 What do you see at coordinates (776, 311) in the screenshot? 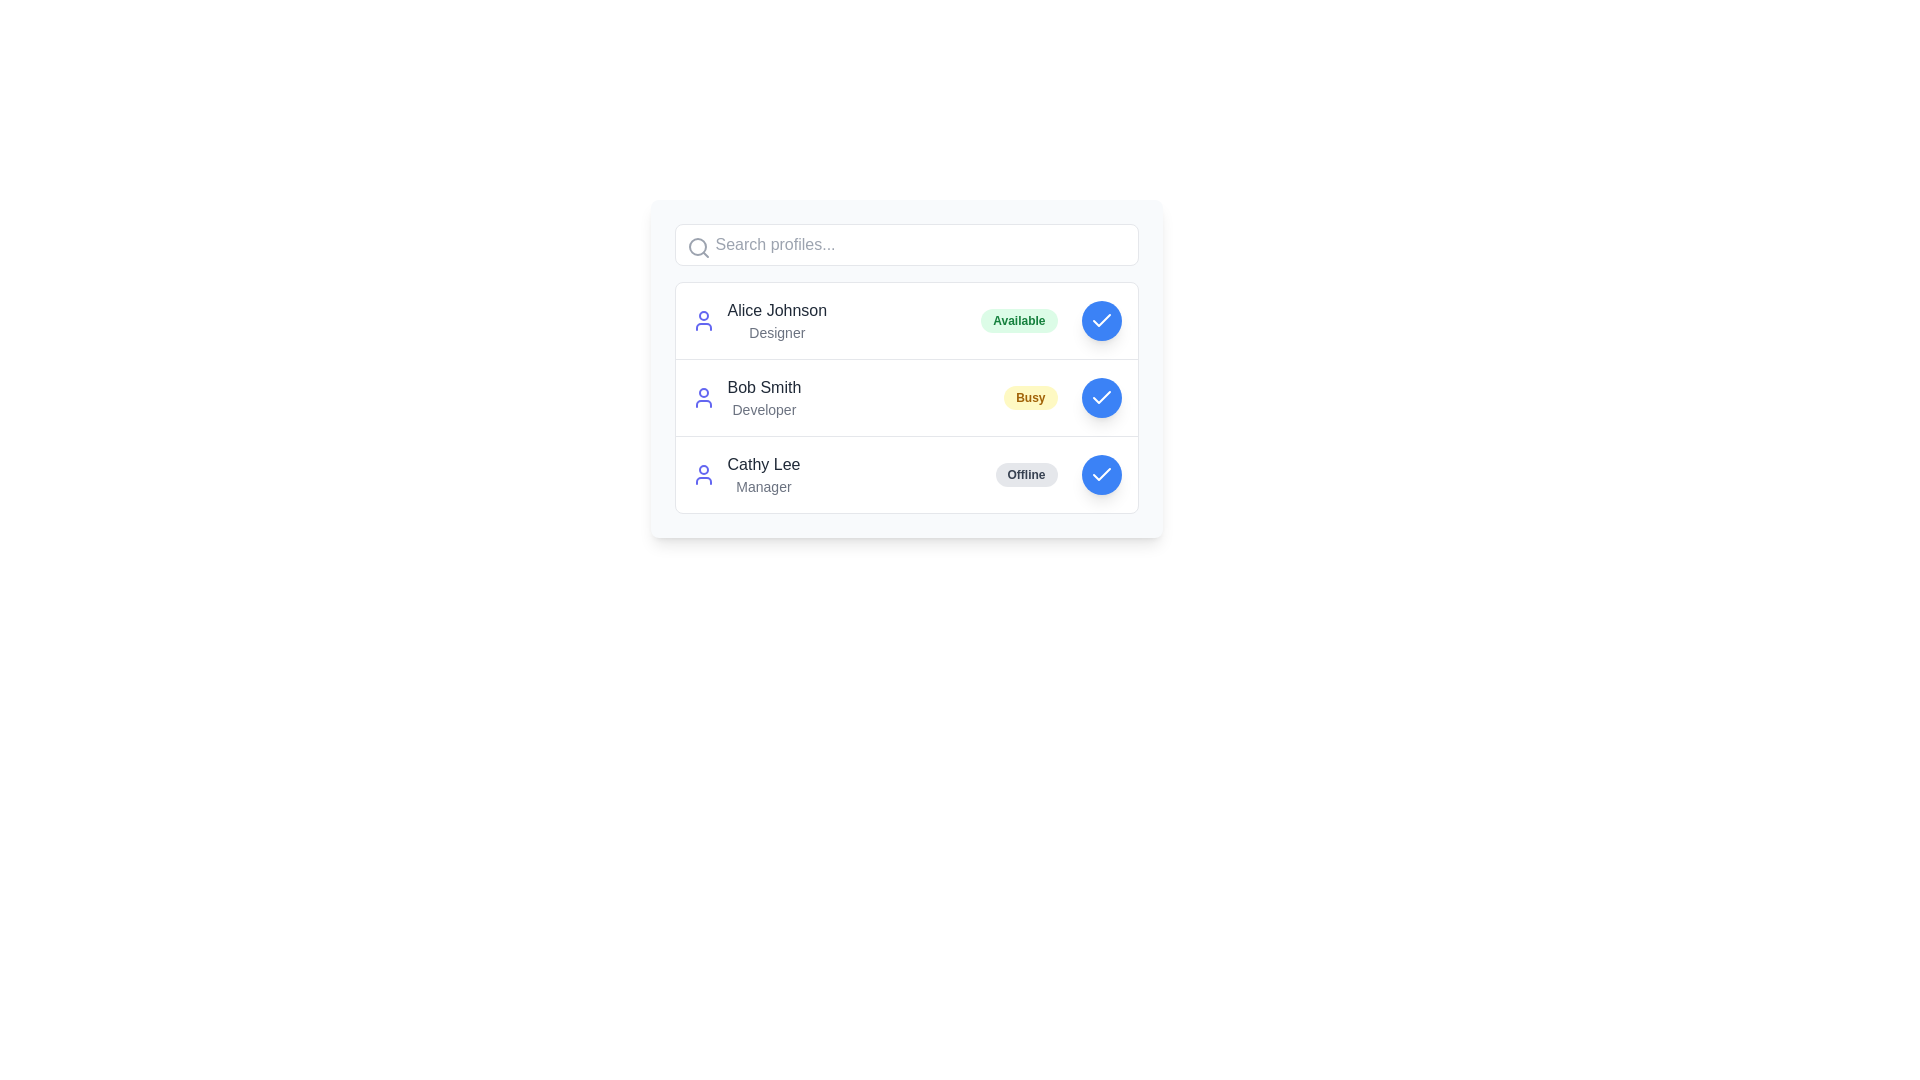
I see `the text display element showing the name 'Alice Johnson,' which serves as a visual identifier for the profile in the first position of the vertical list of profile cards` at bounding box center [776, 311].